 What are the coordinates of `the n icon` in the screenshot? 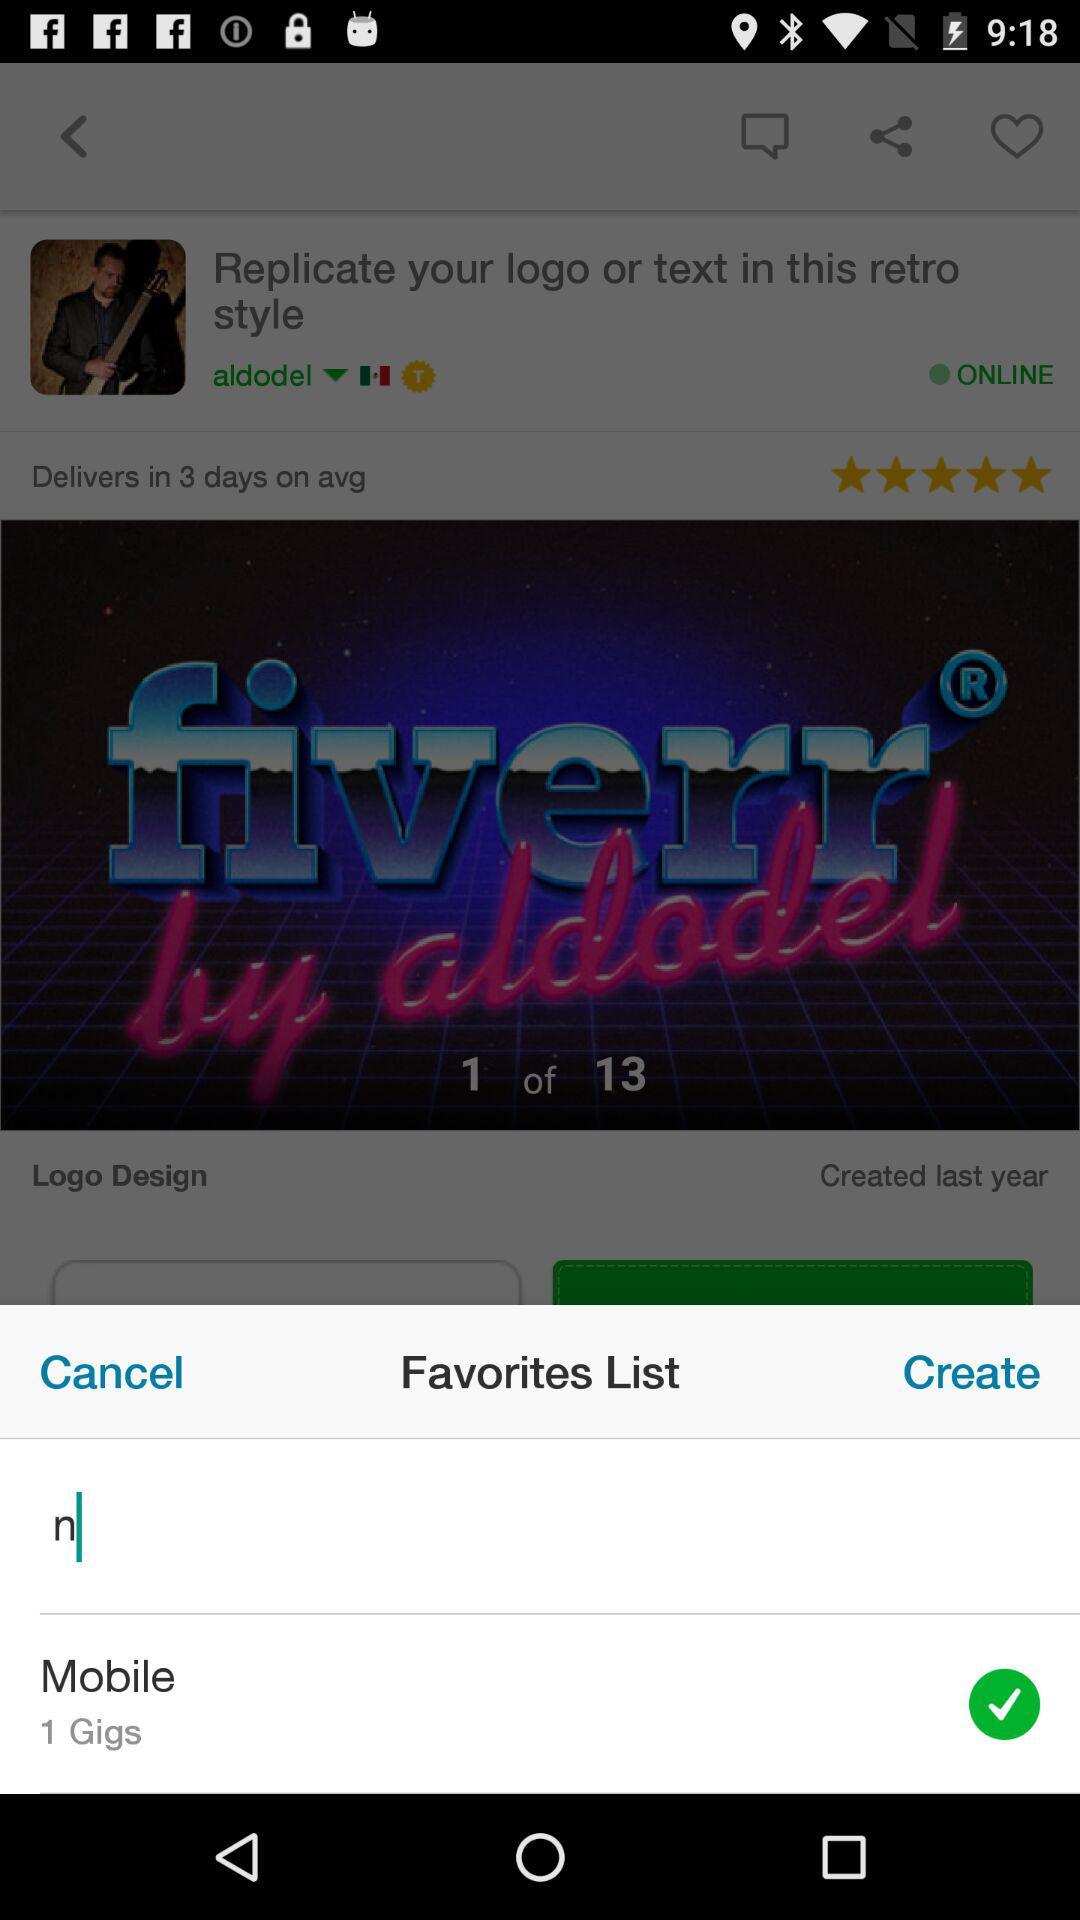 It's located at (540, 1525).